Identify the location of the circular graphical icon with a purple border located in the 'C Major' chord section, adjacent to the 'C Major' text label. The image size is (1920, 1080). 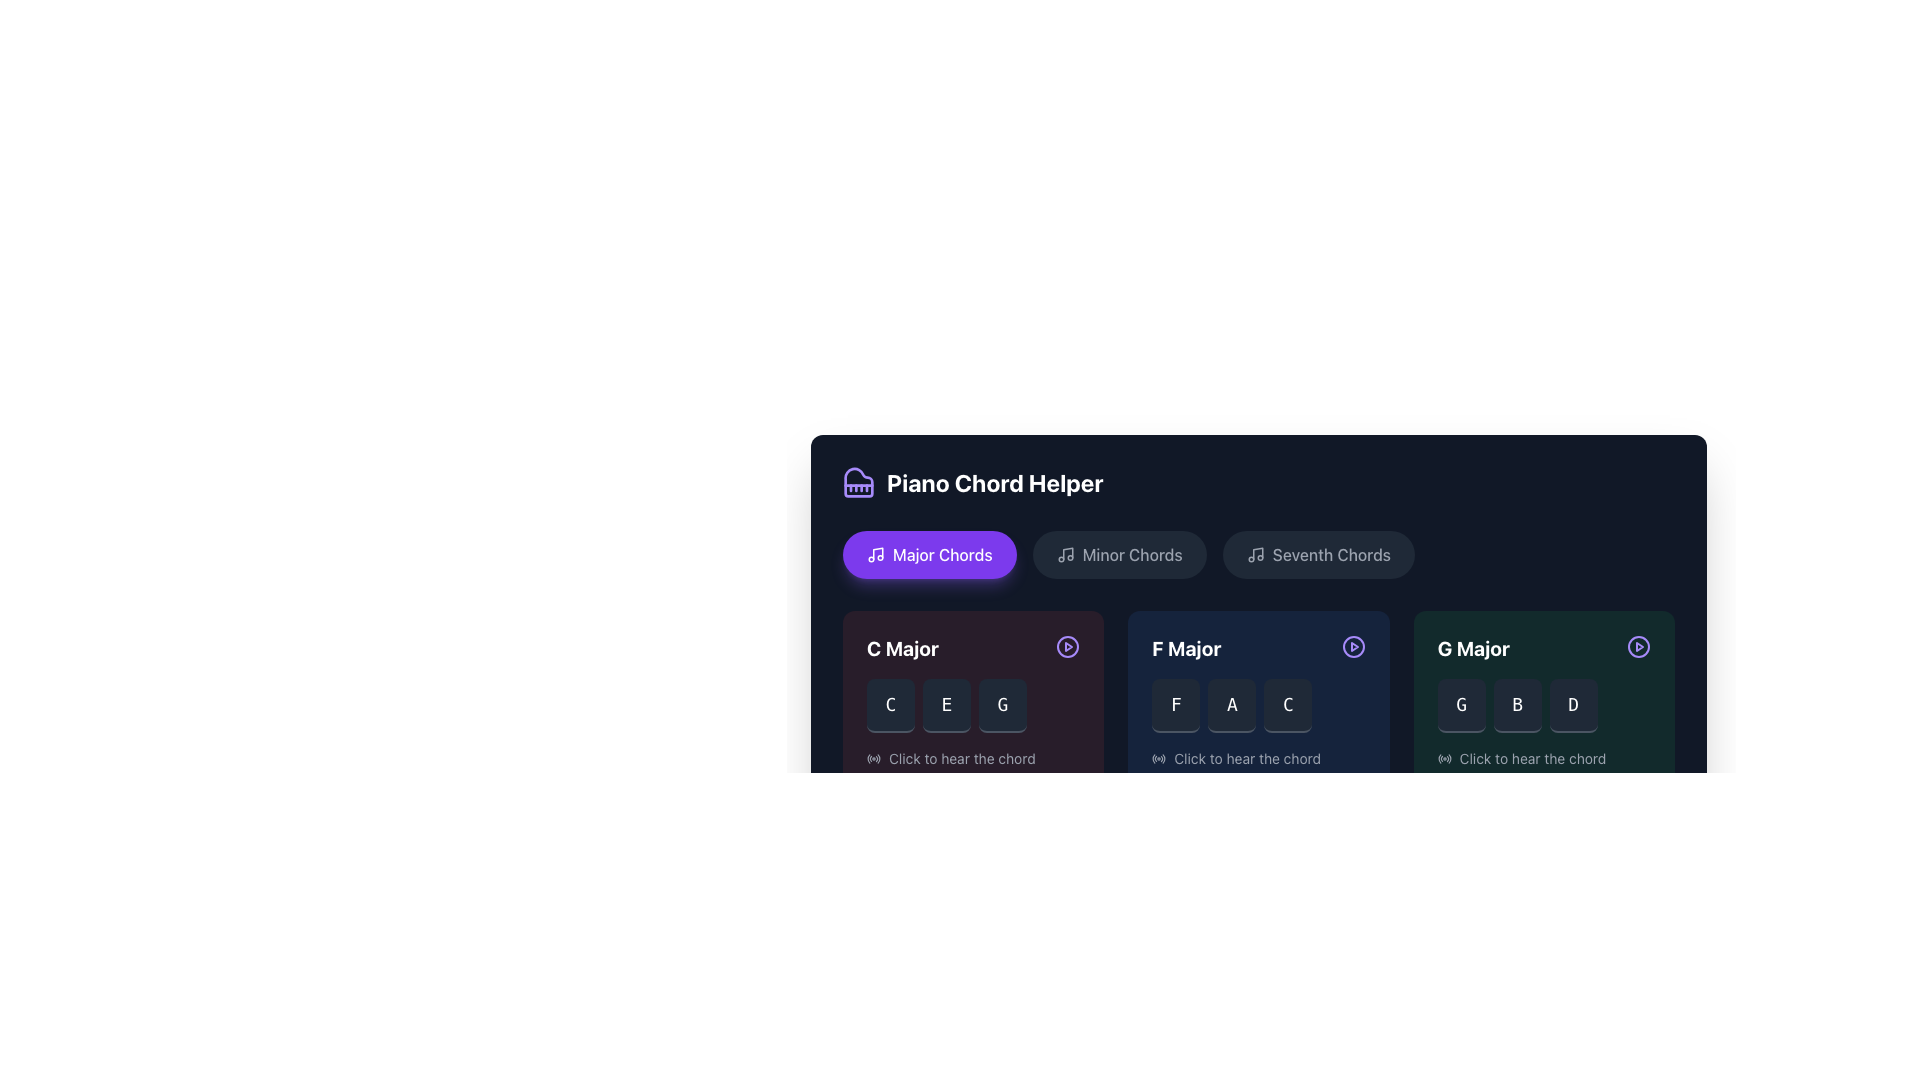
(1067, 647).